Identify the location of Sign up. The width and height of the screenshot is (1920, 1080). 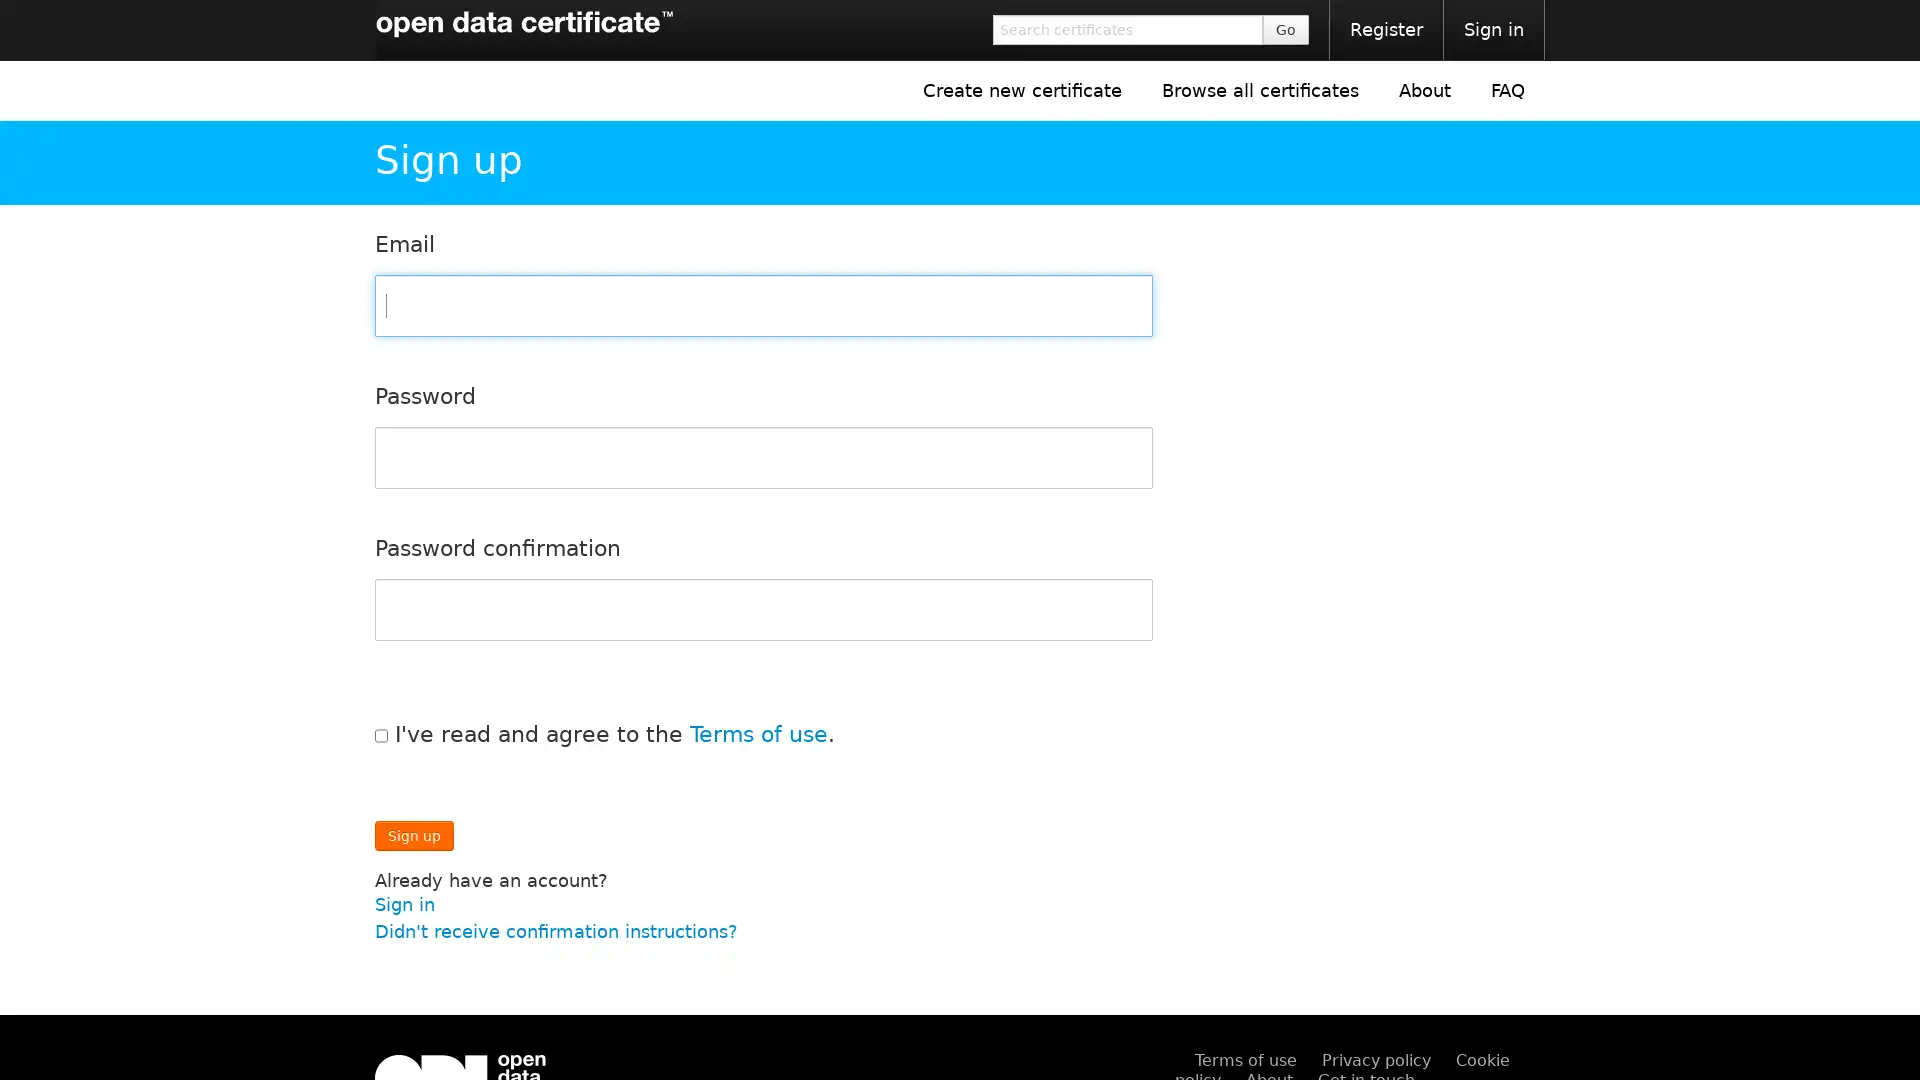
(413, 834).